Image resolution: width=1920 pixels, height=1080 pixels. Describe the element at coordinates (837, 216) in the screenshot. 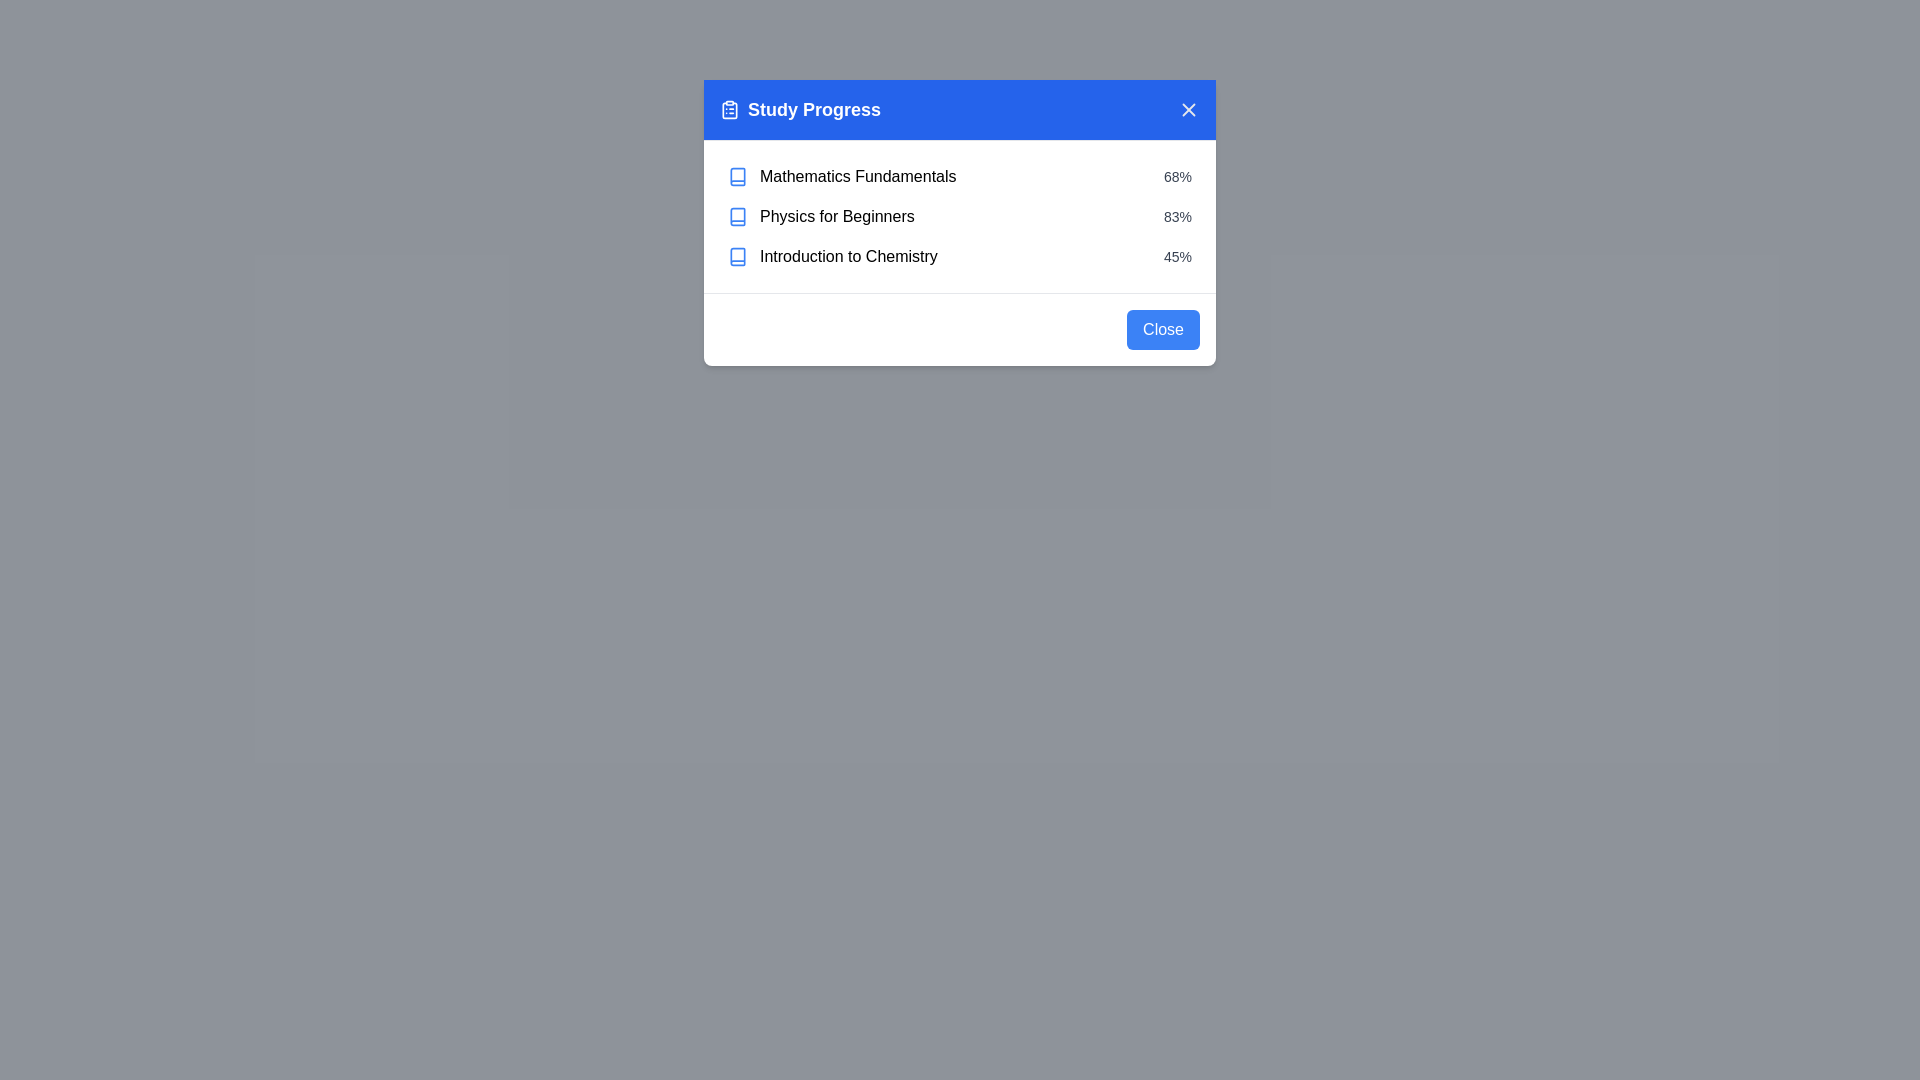

I see `text label that describes the course titled 'Physics for Beginners', which is the second item in the vertical list within the 'Study Progress' modal` at that location.